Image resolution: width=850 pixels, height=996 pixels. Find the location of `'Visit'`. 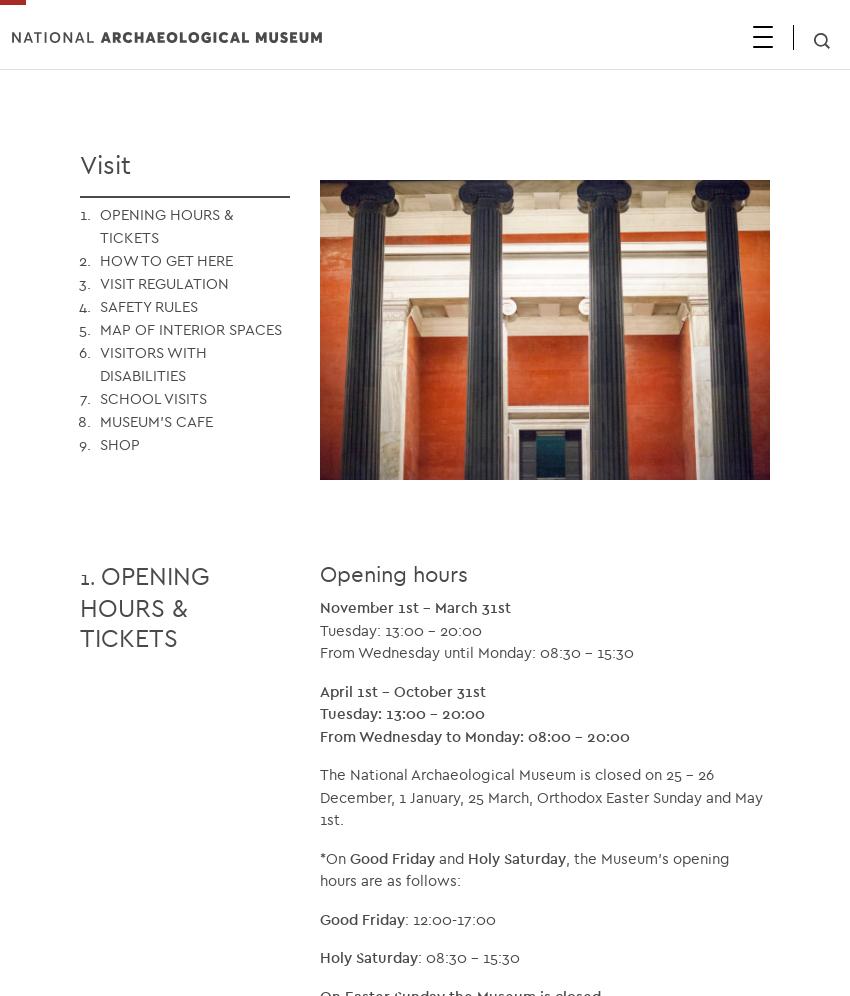

'Visit' is located at coordinates (104, 163).